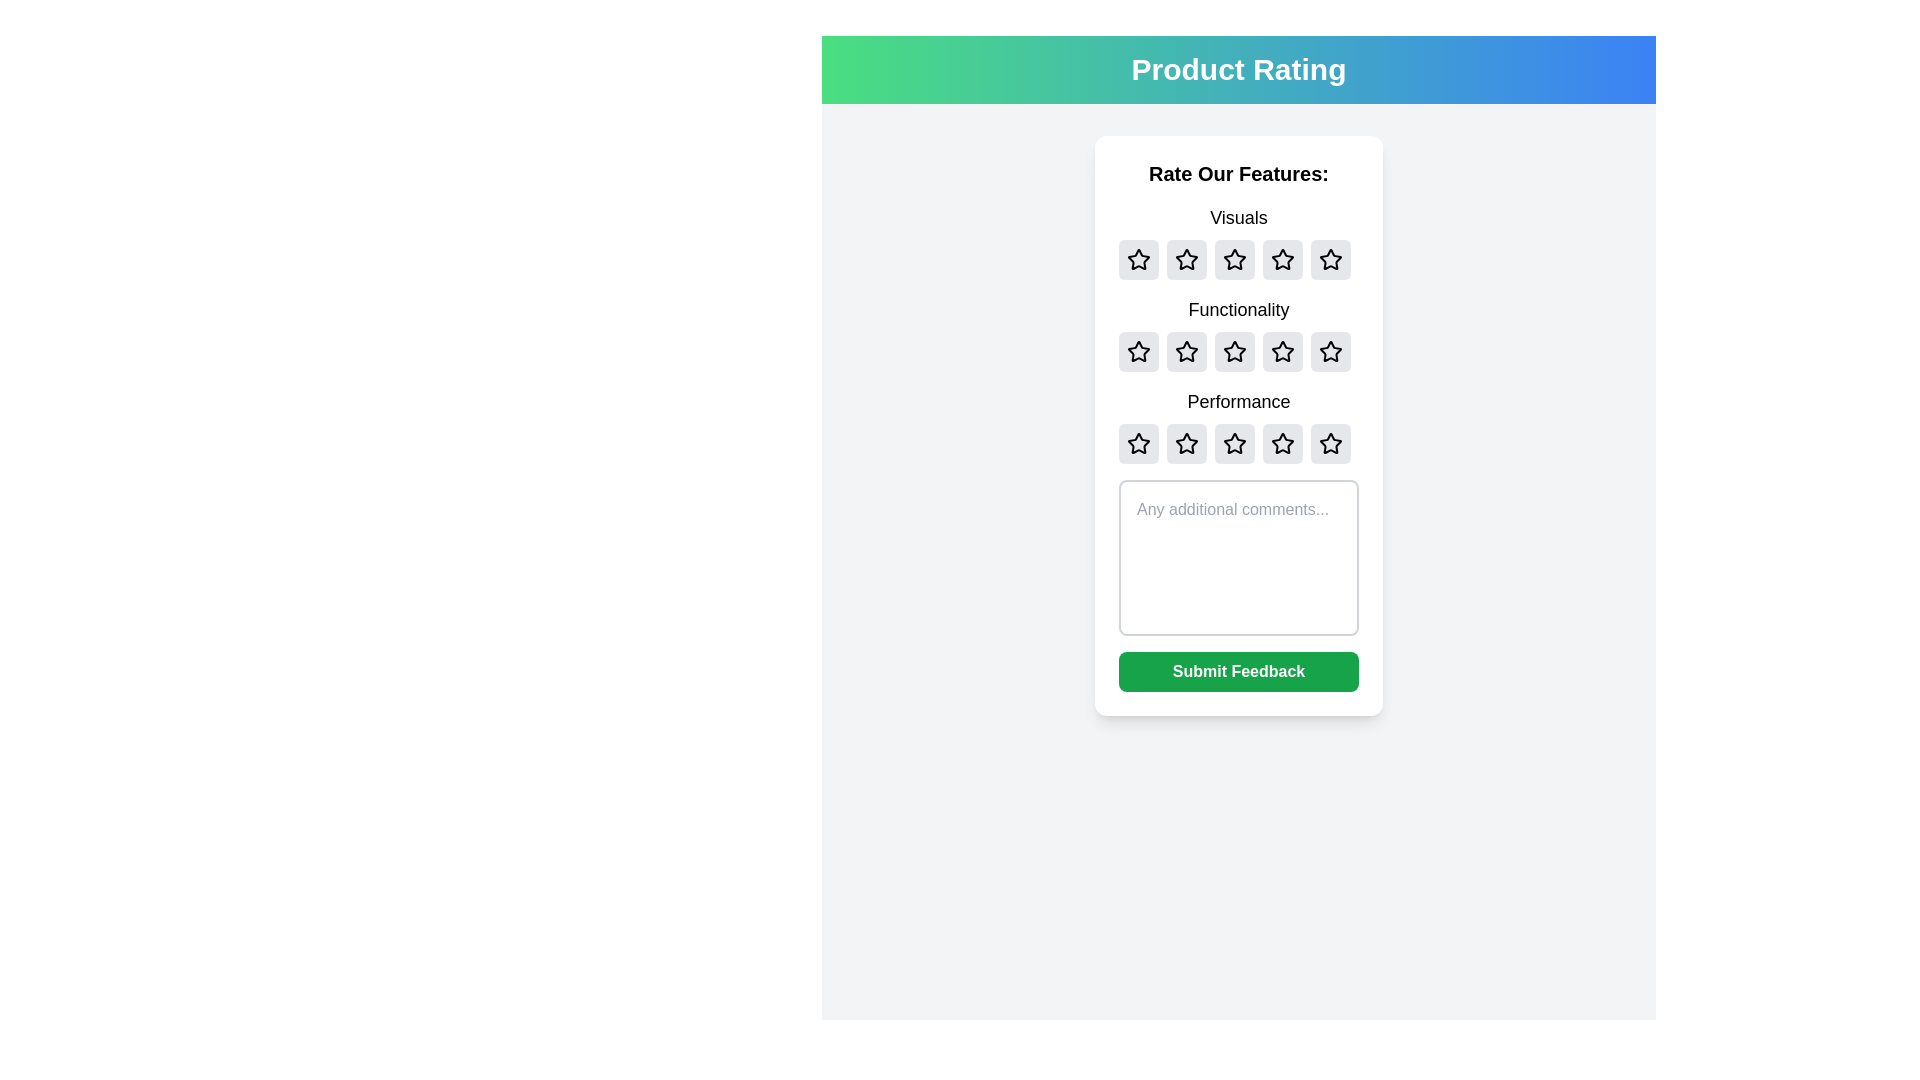  I want to click on the third star icon in the rating system for the 'Functionality' category to assign a rating, so click(1233, 350).